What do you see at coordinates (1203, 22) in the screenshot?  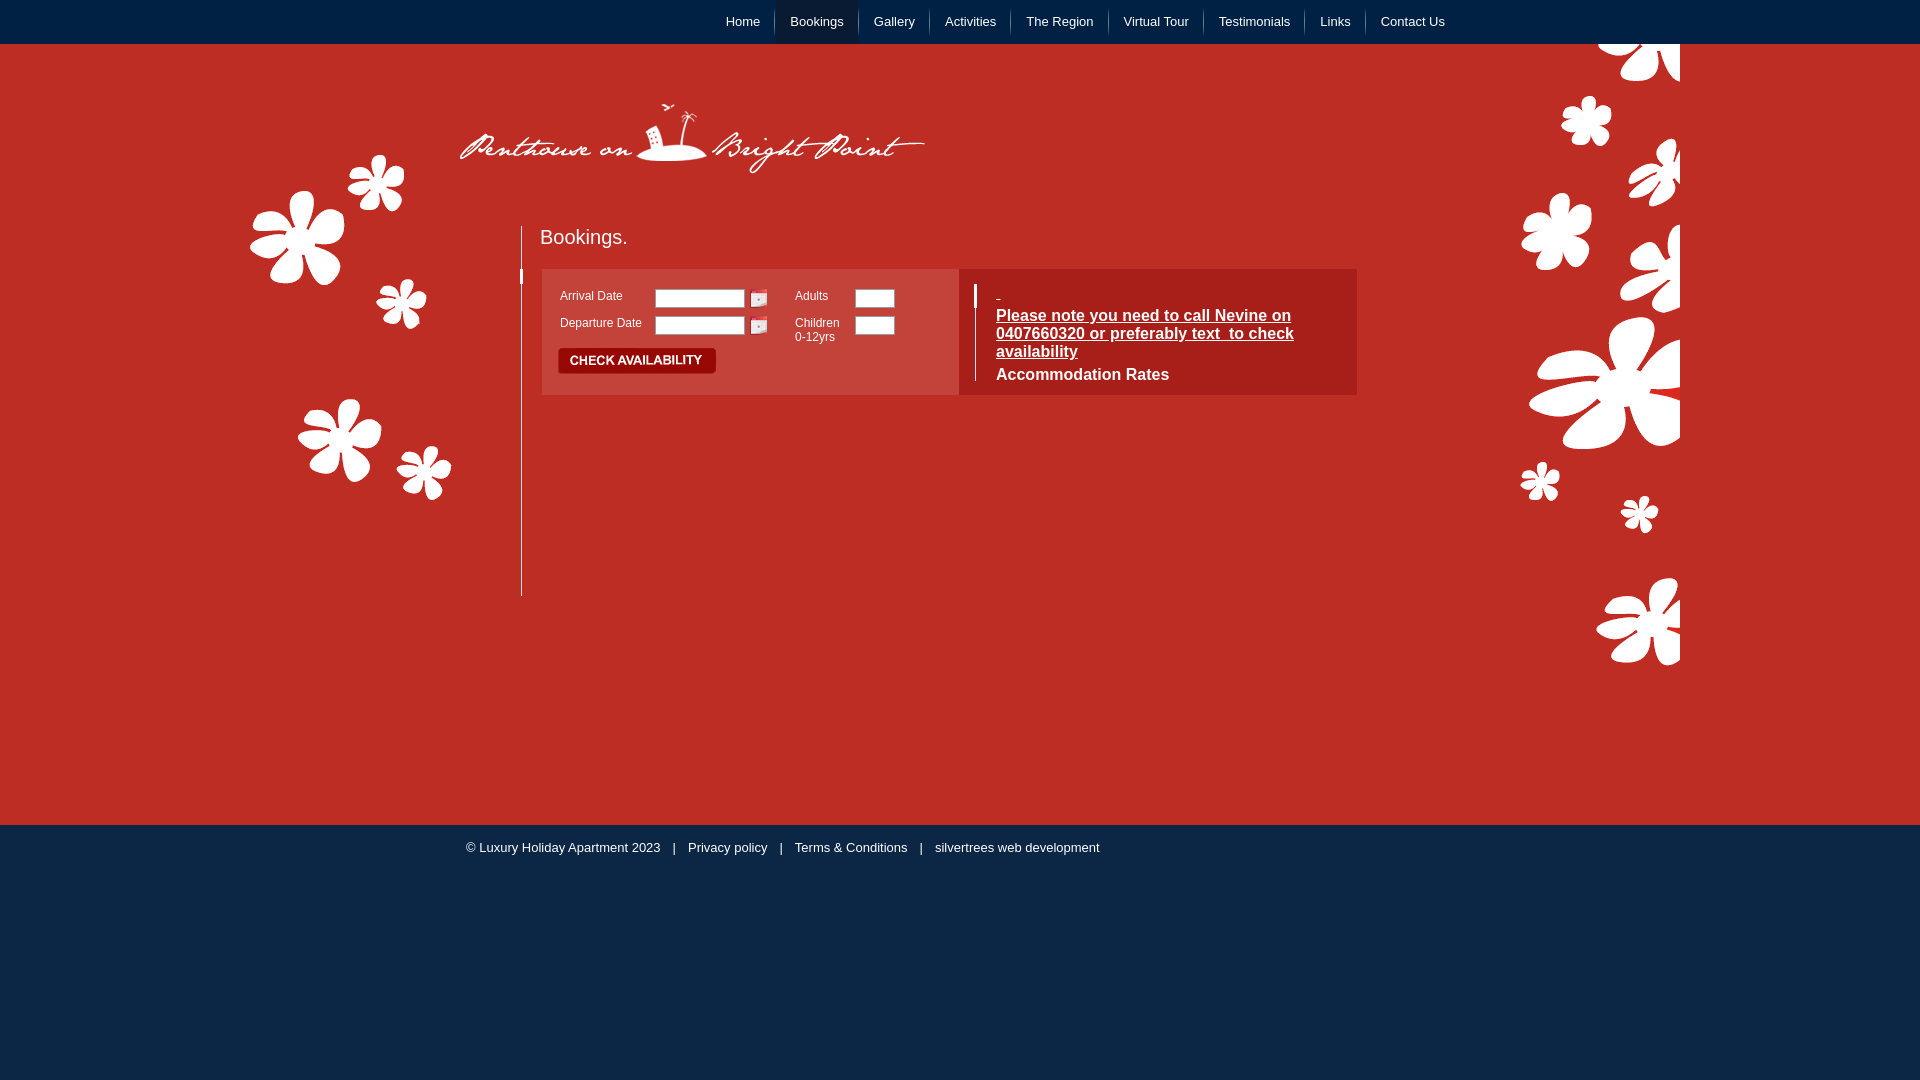 I see `'Testimonials'` at bounding box center [1203, 22].